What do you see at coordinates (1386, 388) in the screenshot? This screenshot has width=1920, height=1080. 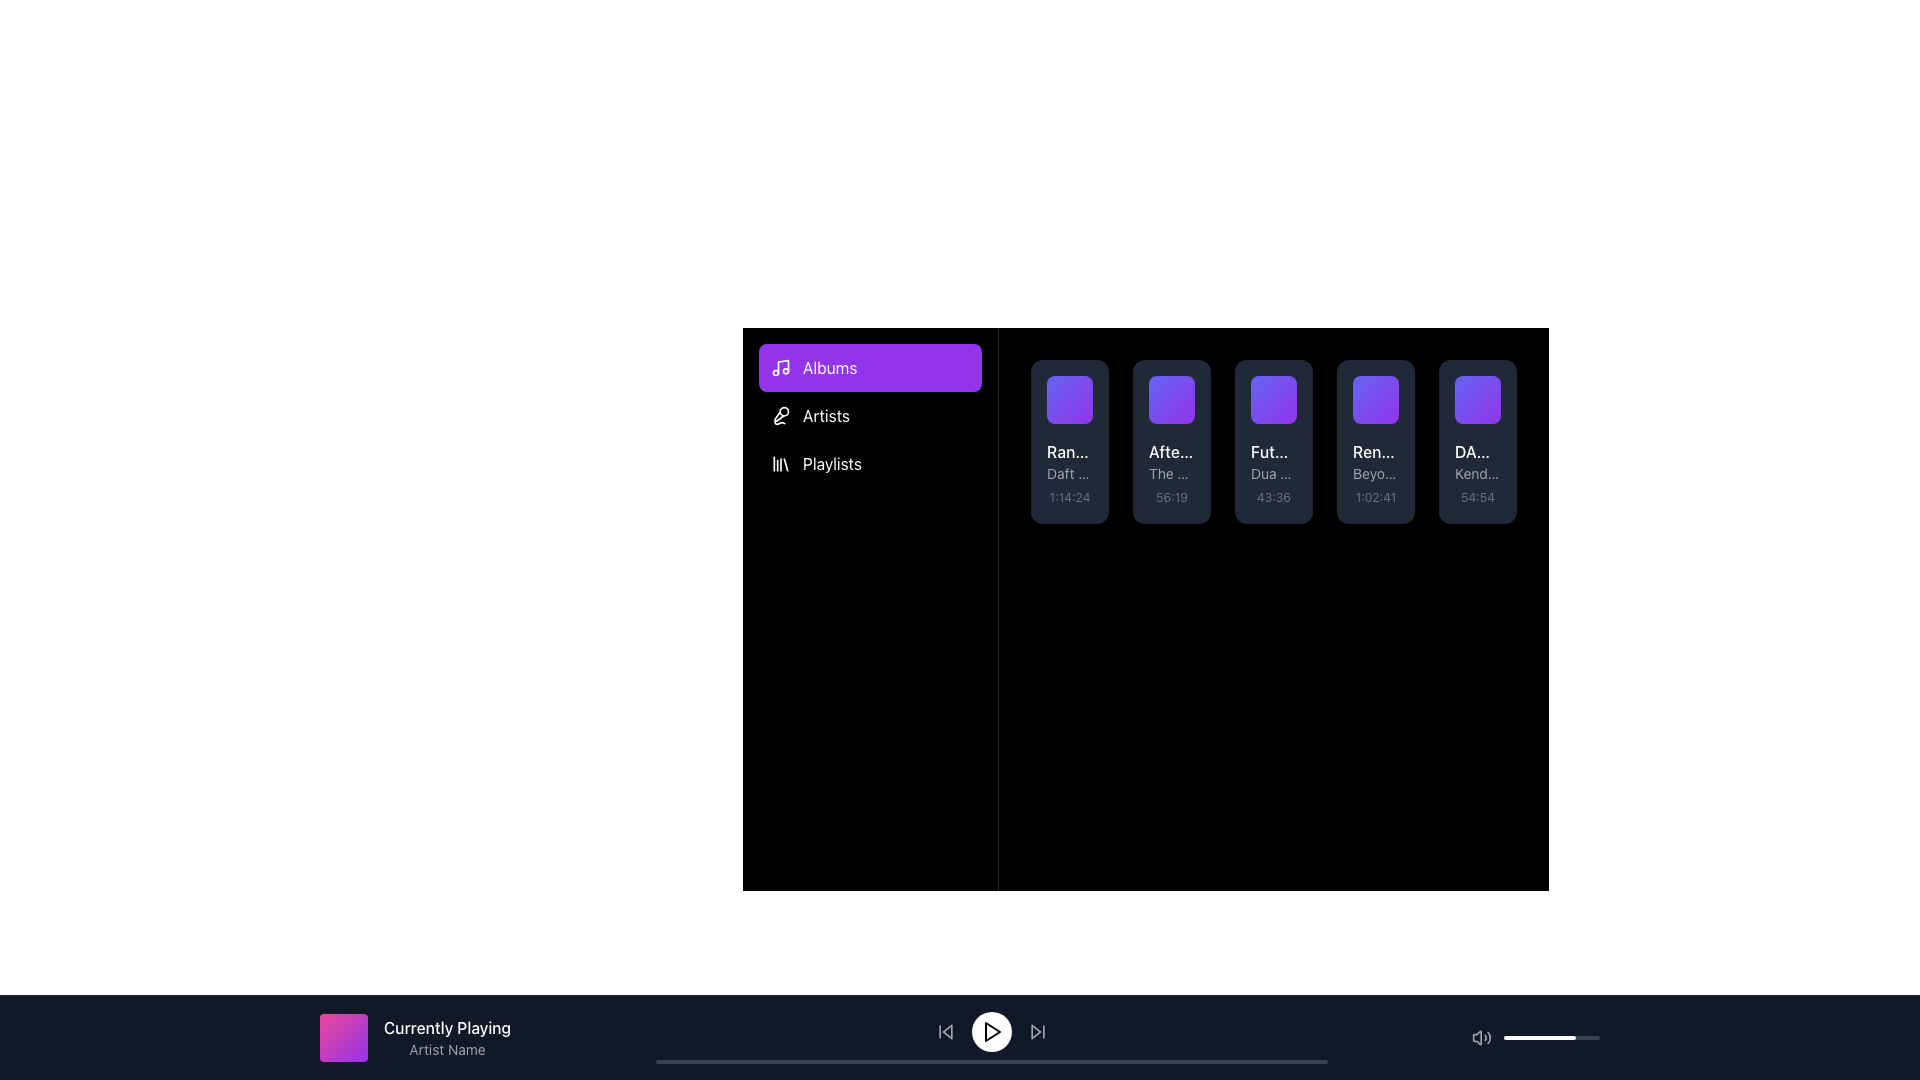 I see `the heart icon located in the top-right corner of the album card titled 'Renaissance' to mark the album as favorite` at bounding box center [1386, 388].